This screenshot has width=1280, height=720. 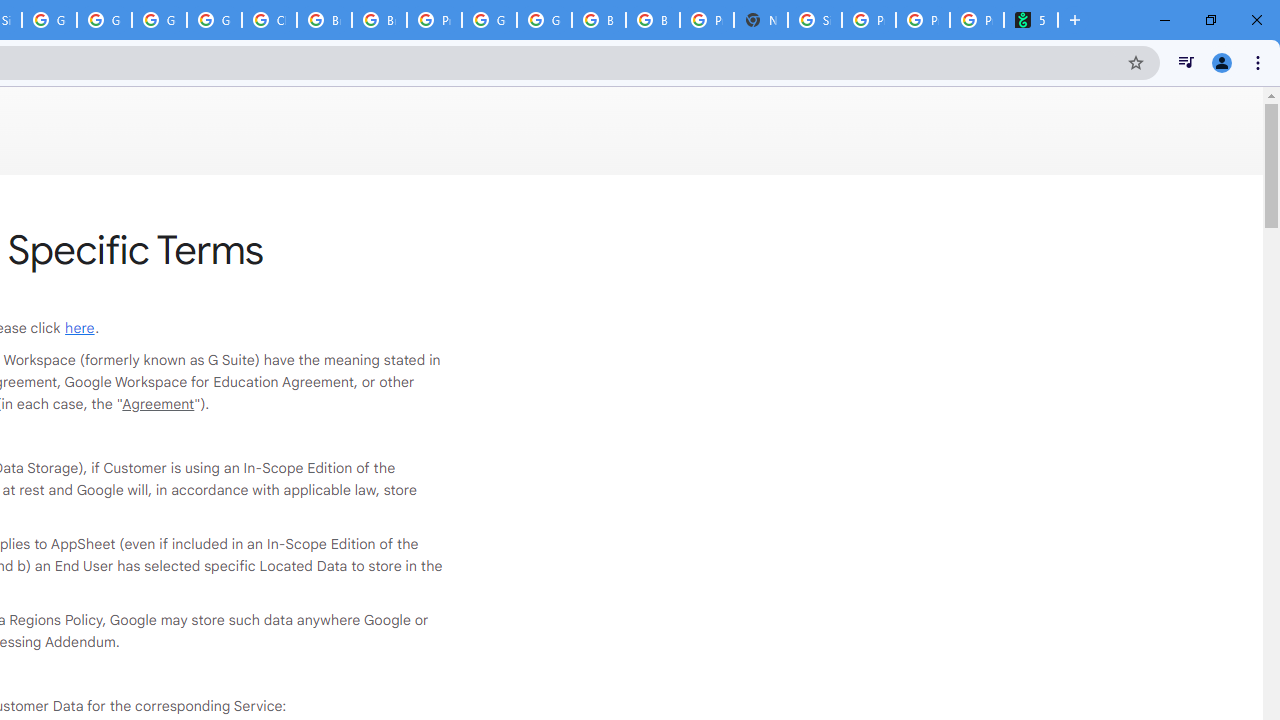 I want to click on 'You', so click(x=1220, y=61).